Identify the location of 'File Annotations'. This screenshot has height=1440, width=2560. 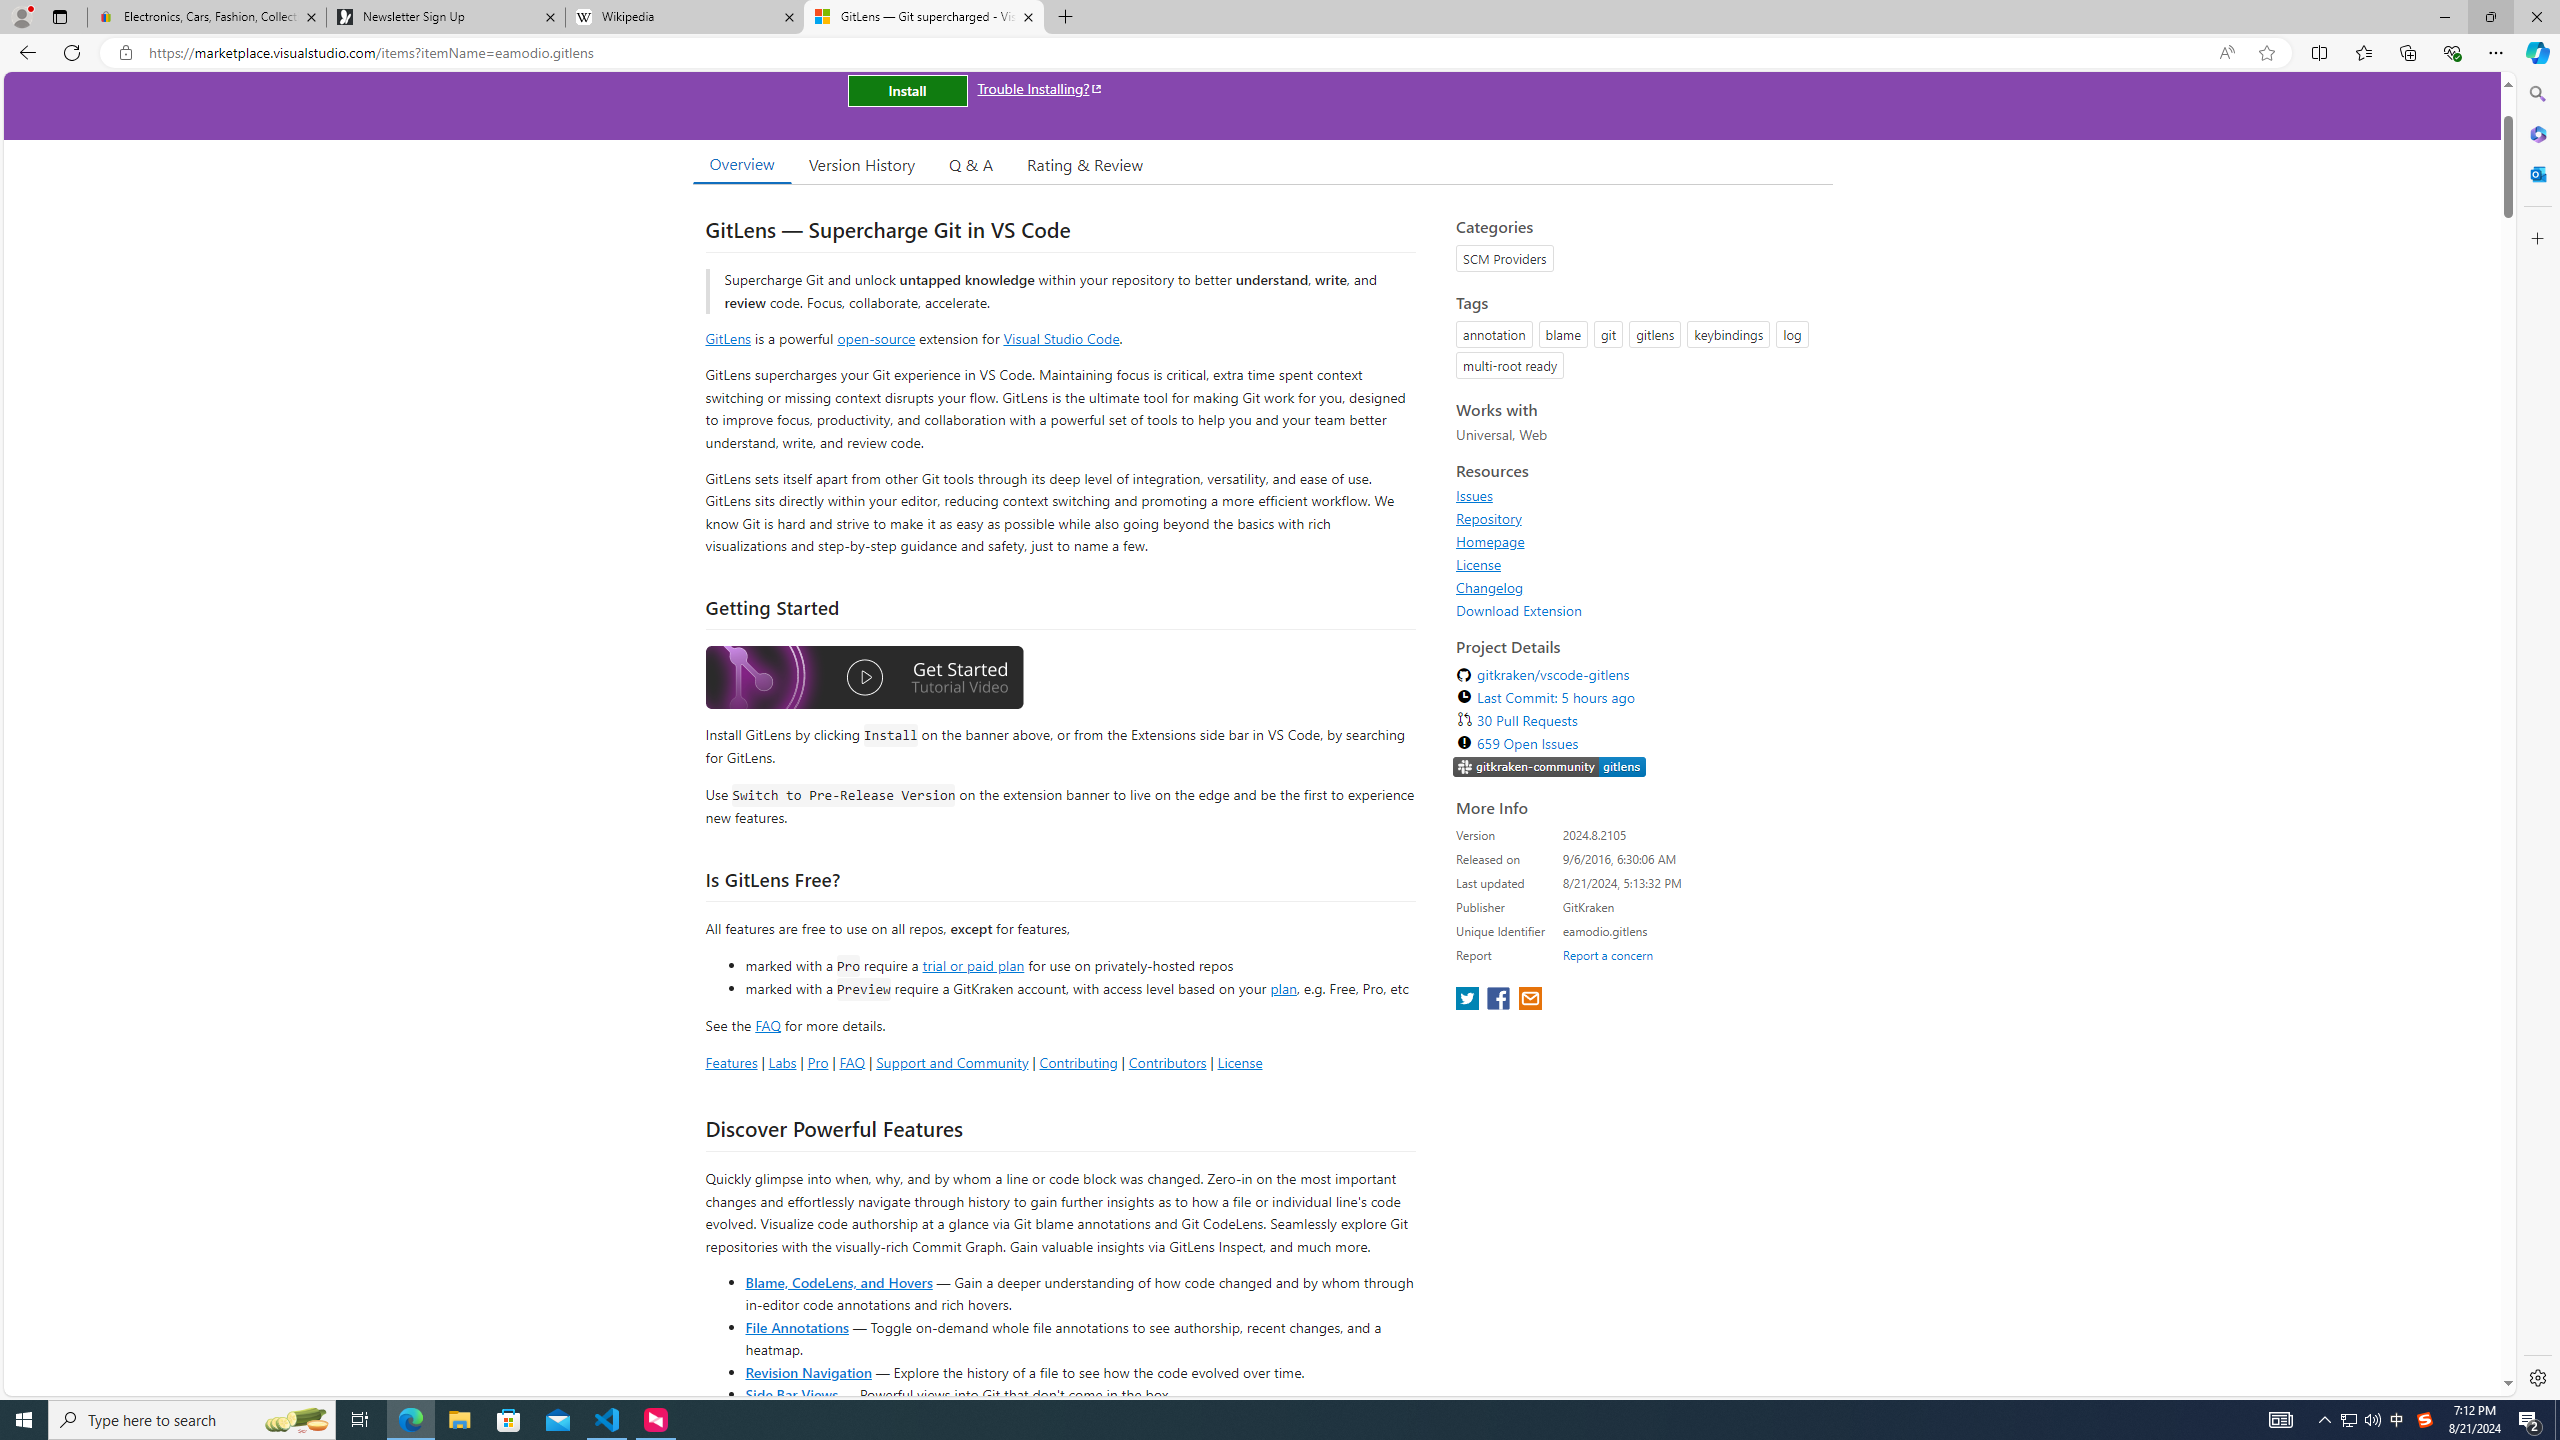
(796, 1325).